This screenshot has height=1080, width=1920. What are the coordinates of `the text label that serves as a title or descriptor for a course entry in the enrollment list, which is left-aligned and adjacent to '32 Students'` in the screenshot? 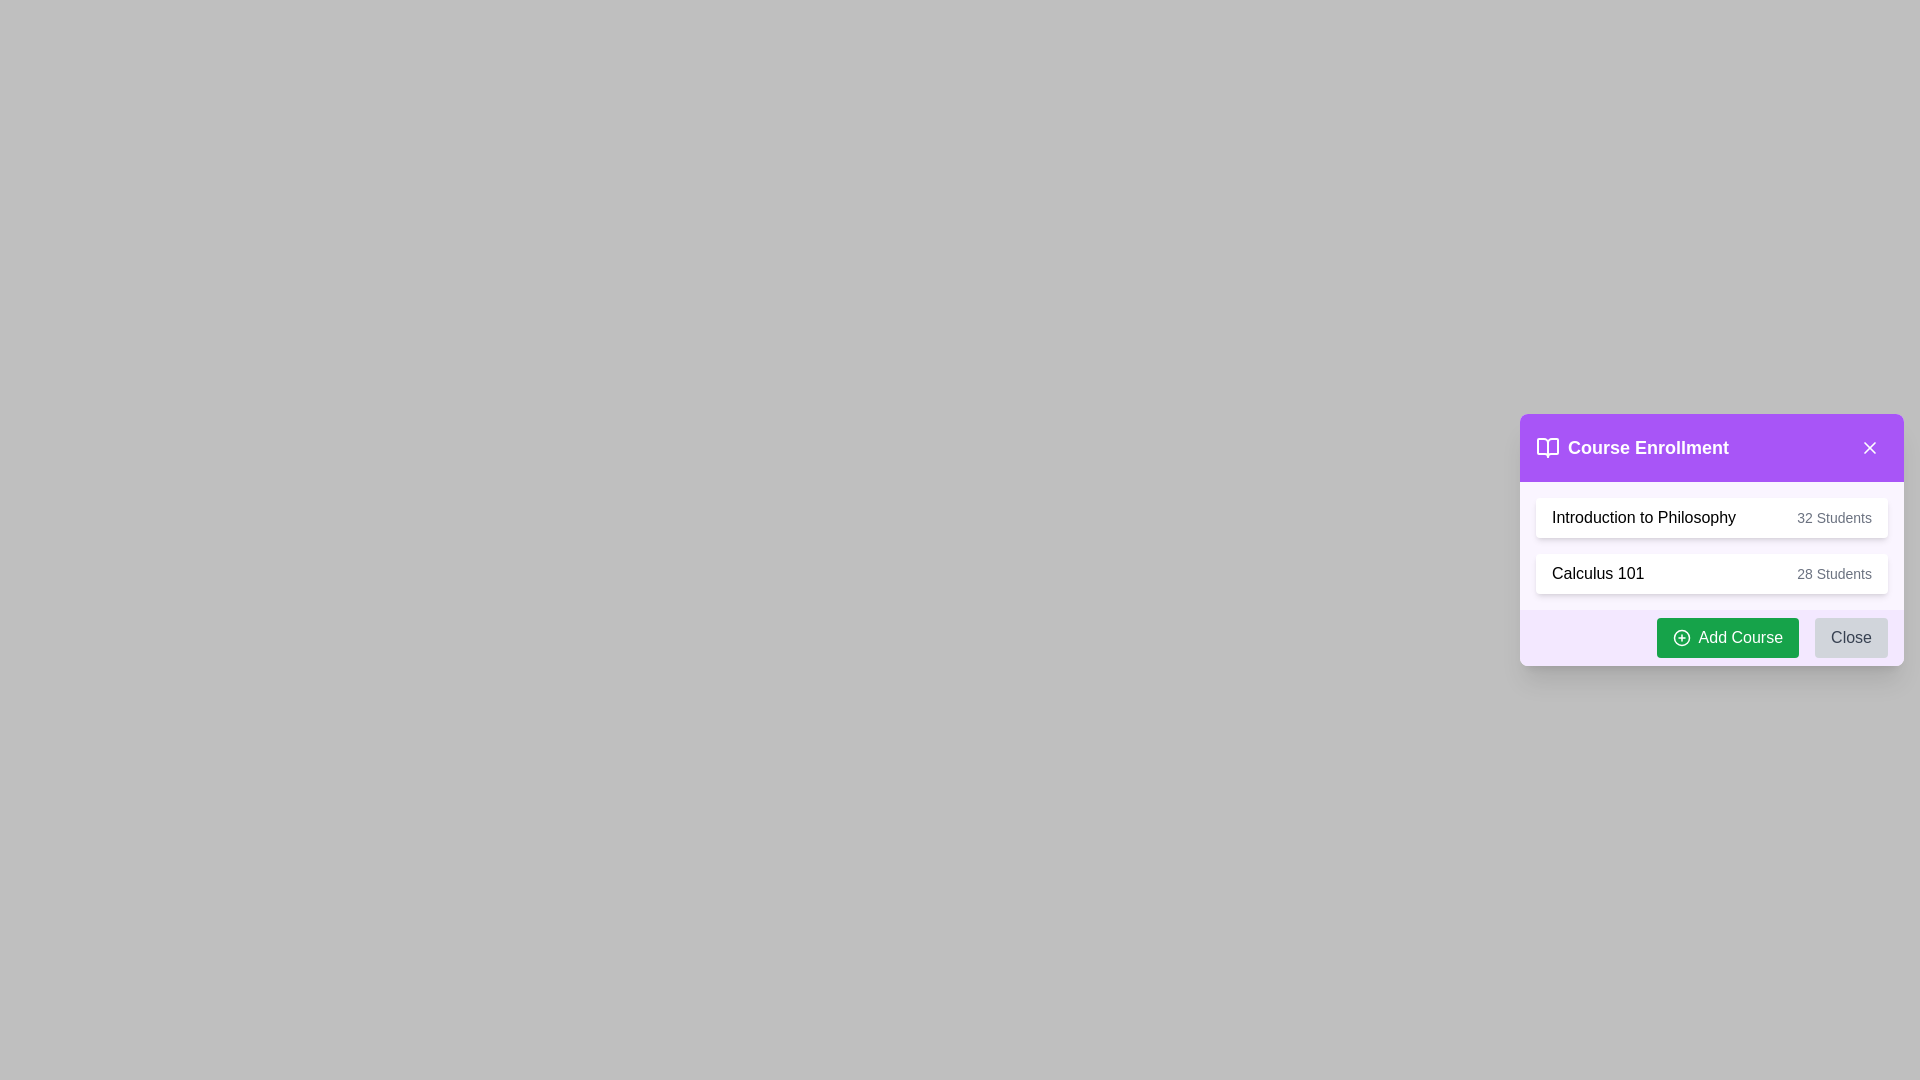 It's located at (1644, 516).